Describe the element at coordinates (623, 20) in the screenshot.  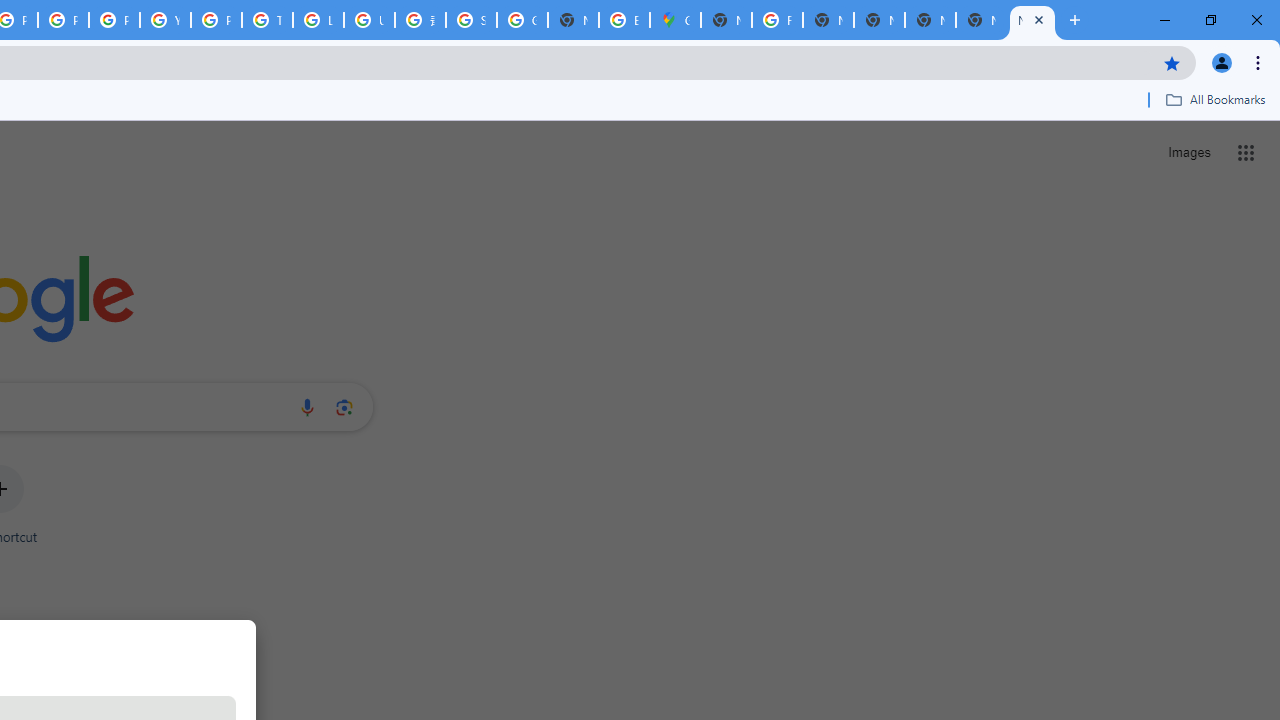
I see `'Explore new street-level details - Google Maps Help'` at that location.